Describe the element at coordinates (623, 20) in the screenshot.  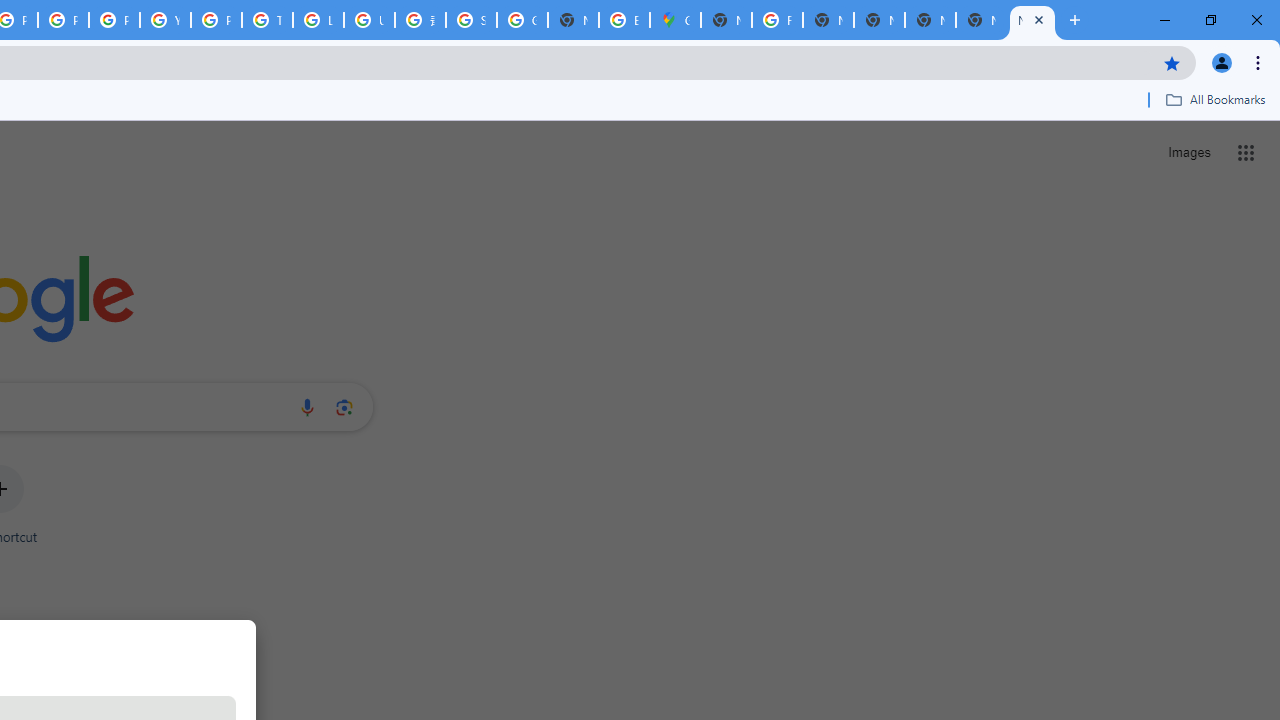
I see `'Explore new street-level details - Google Maps Help'` at that location.